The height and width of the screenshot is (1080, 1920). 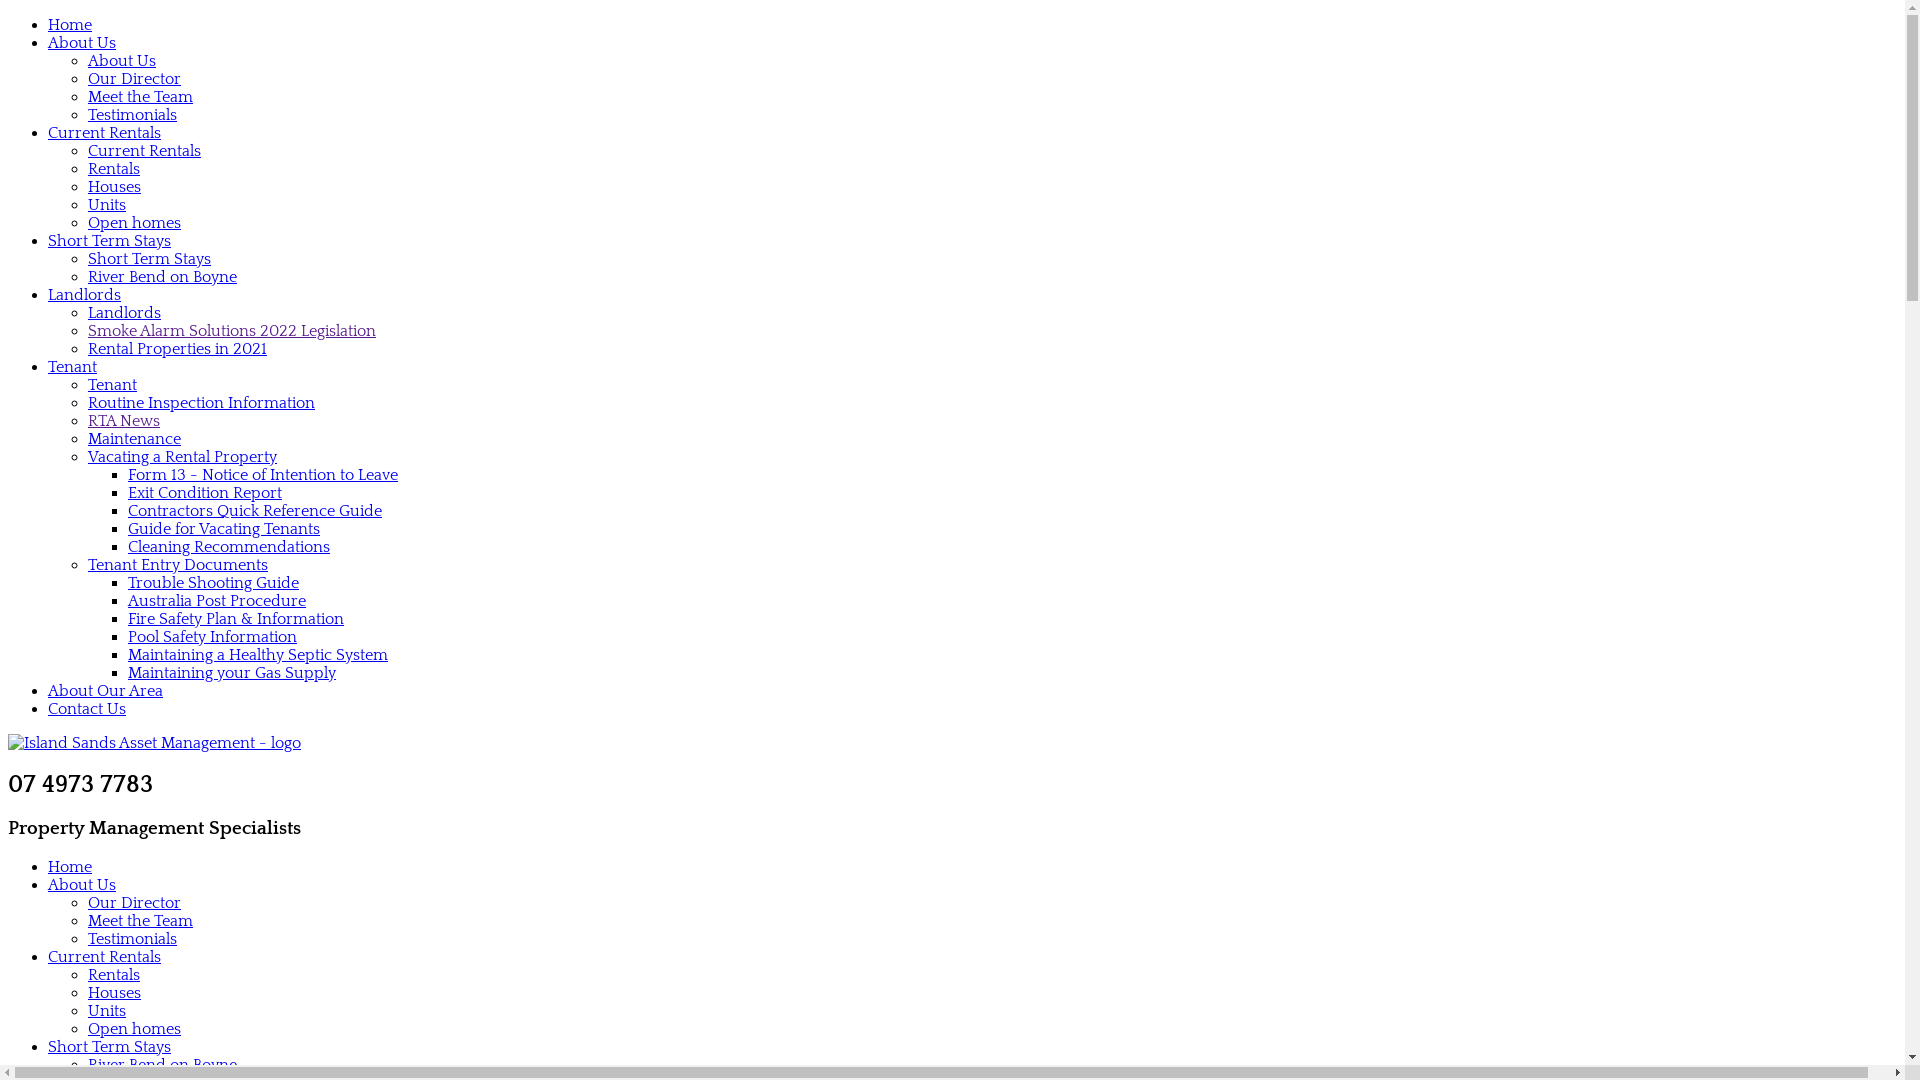 I want to click on 'Fire Safety Plan & Information', so click(x=235, y=617).